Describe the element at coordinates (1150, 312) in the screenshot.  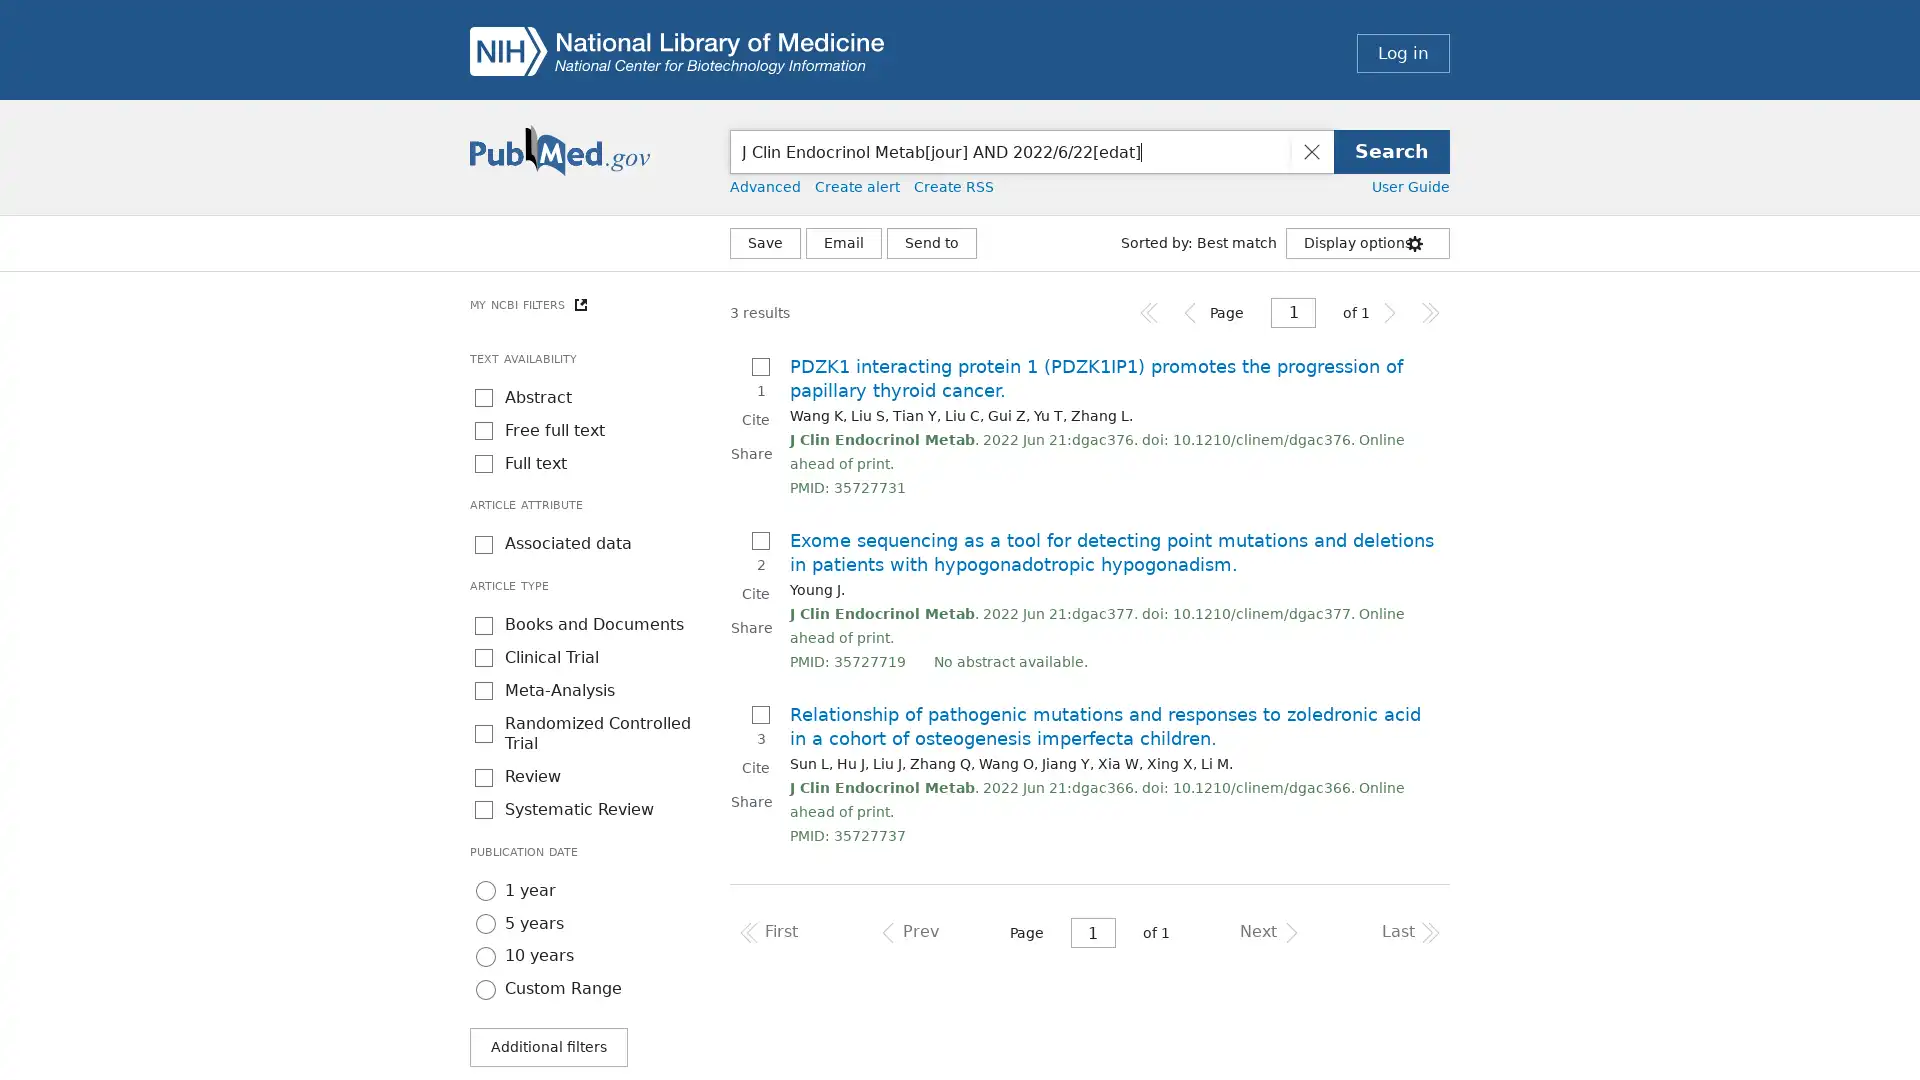
I see `Navigates to the first page of results.` at that location.